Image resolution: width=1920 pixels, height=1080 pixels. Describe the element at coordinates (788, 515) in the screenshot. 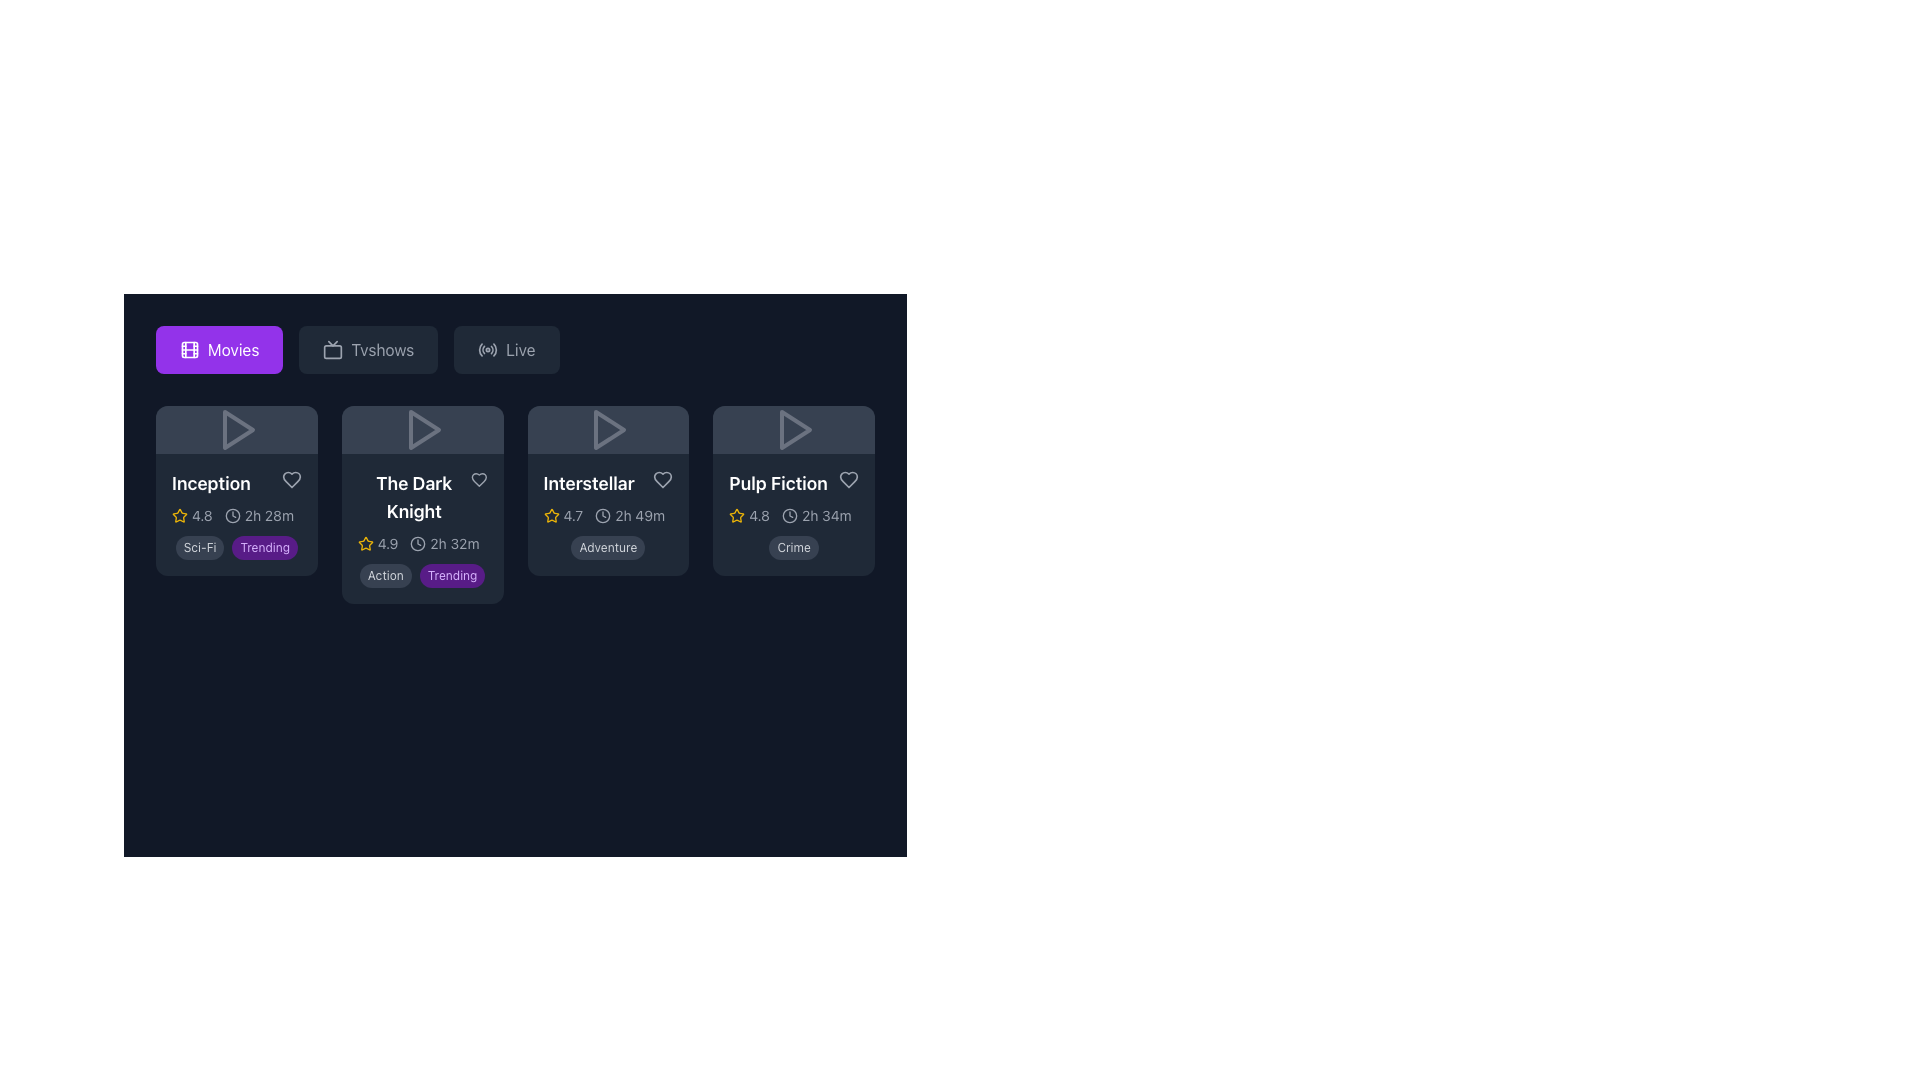

I see `the outer circular component of the clock icon within the metadata section of the 'Pulp Fiction' card` at that location.